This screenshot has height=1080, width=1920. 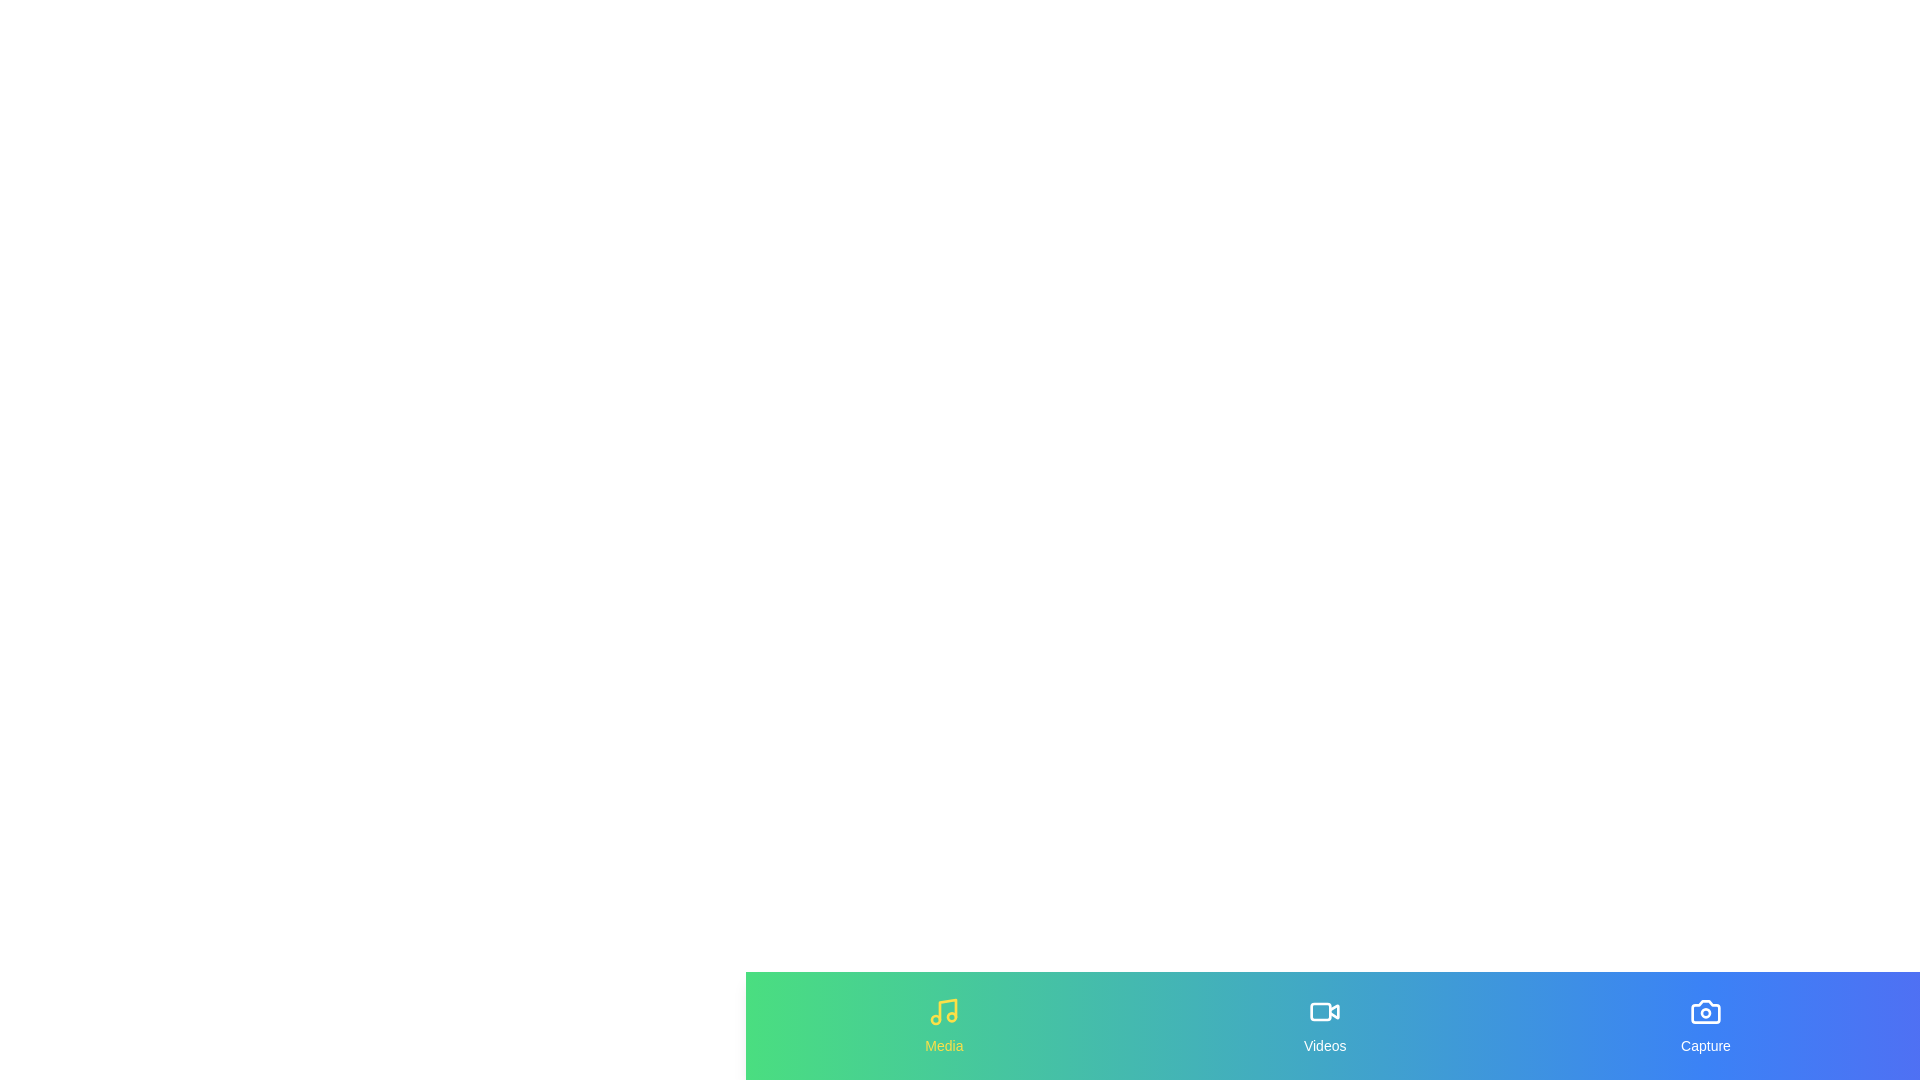 What do you see at coordinates (1324, 1026) in the screenshot?
I see `the 'Videos' tab in the bottom navigation` at bounding box center [1324, 1026].